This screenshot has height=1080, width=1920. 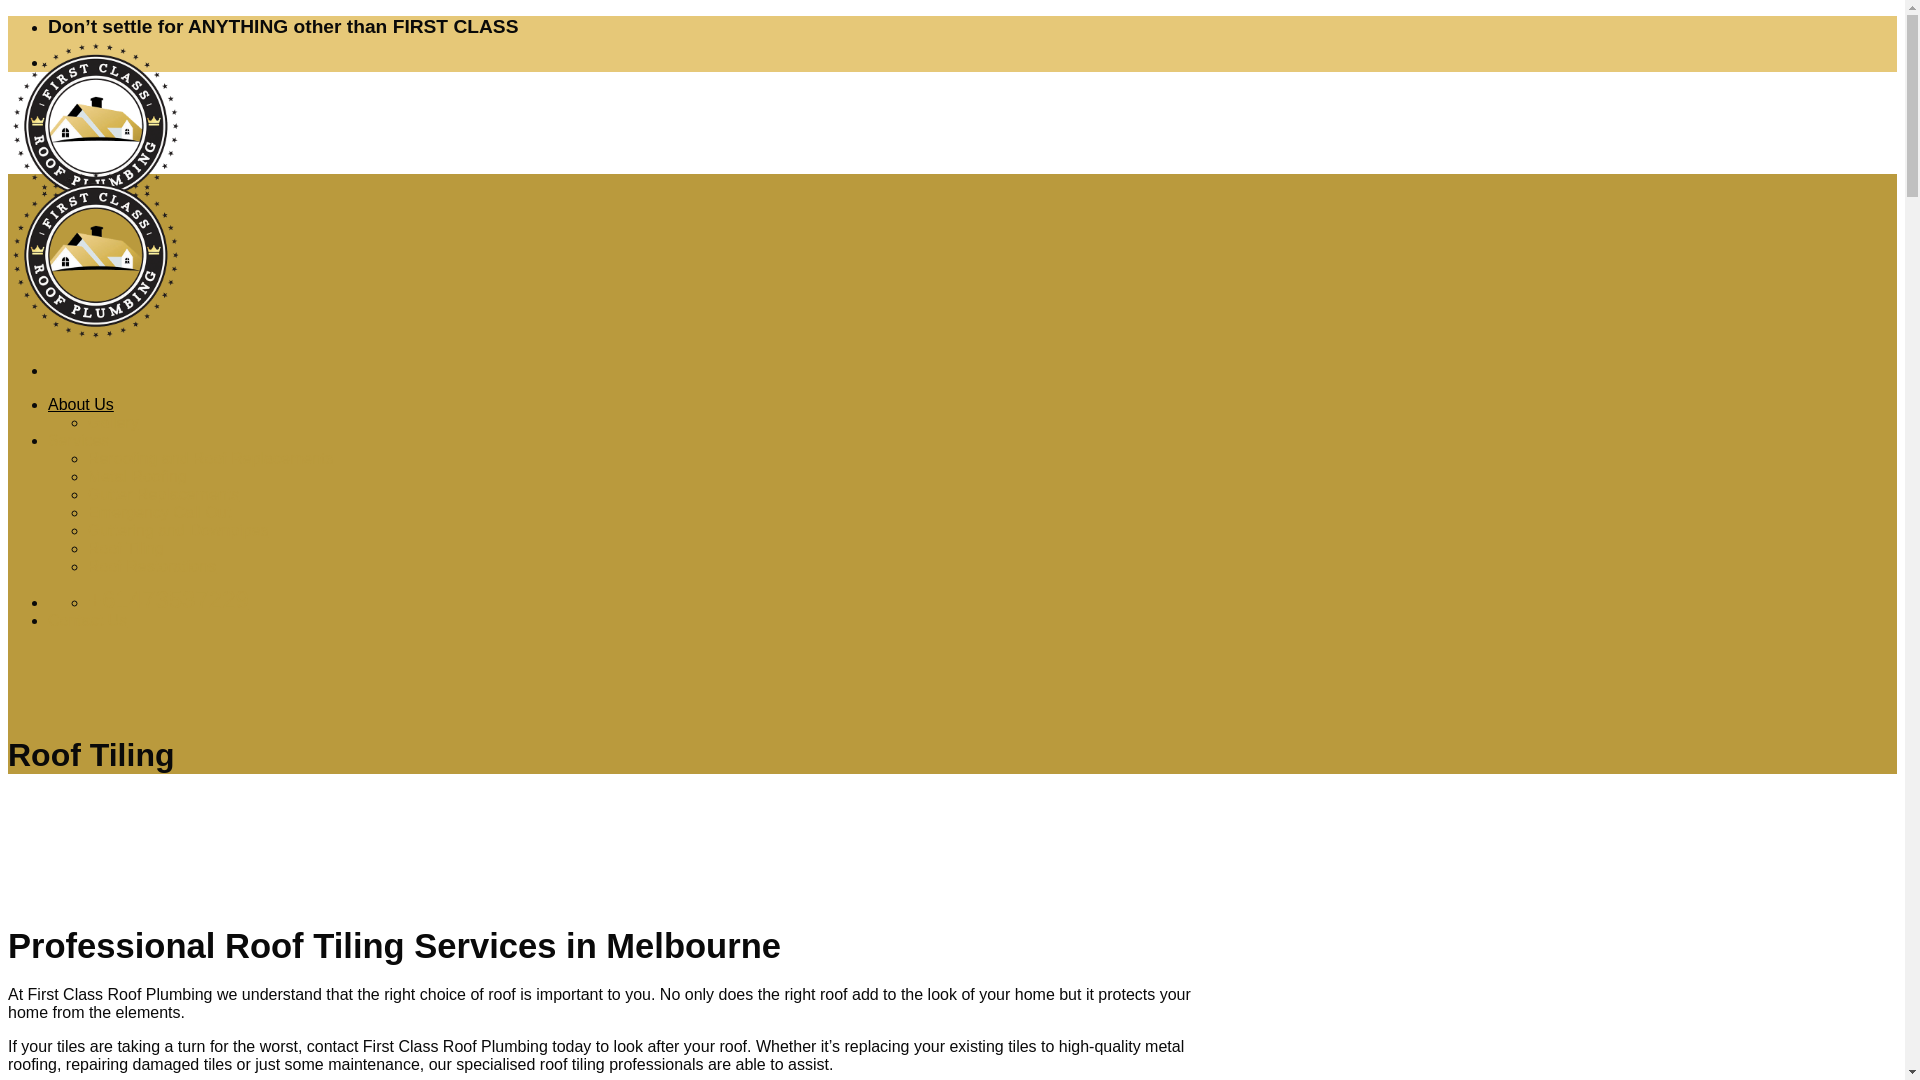 What do you see at coordinates (112, 421) in the screenshot?
I see `'Gallery'` at bounding box center [112, 421].